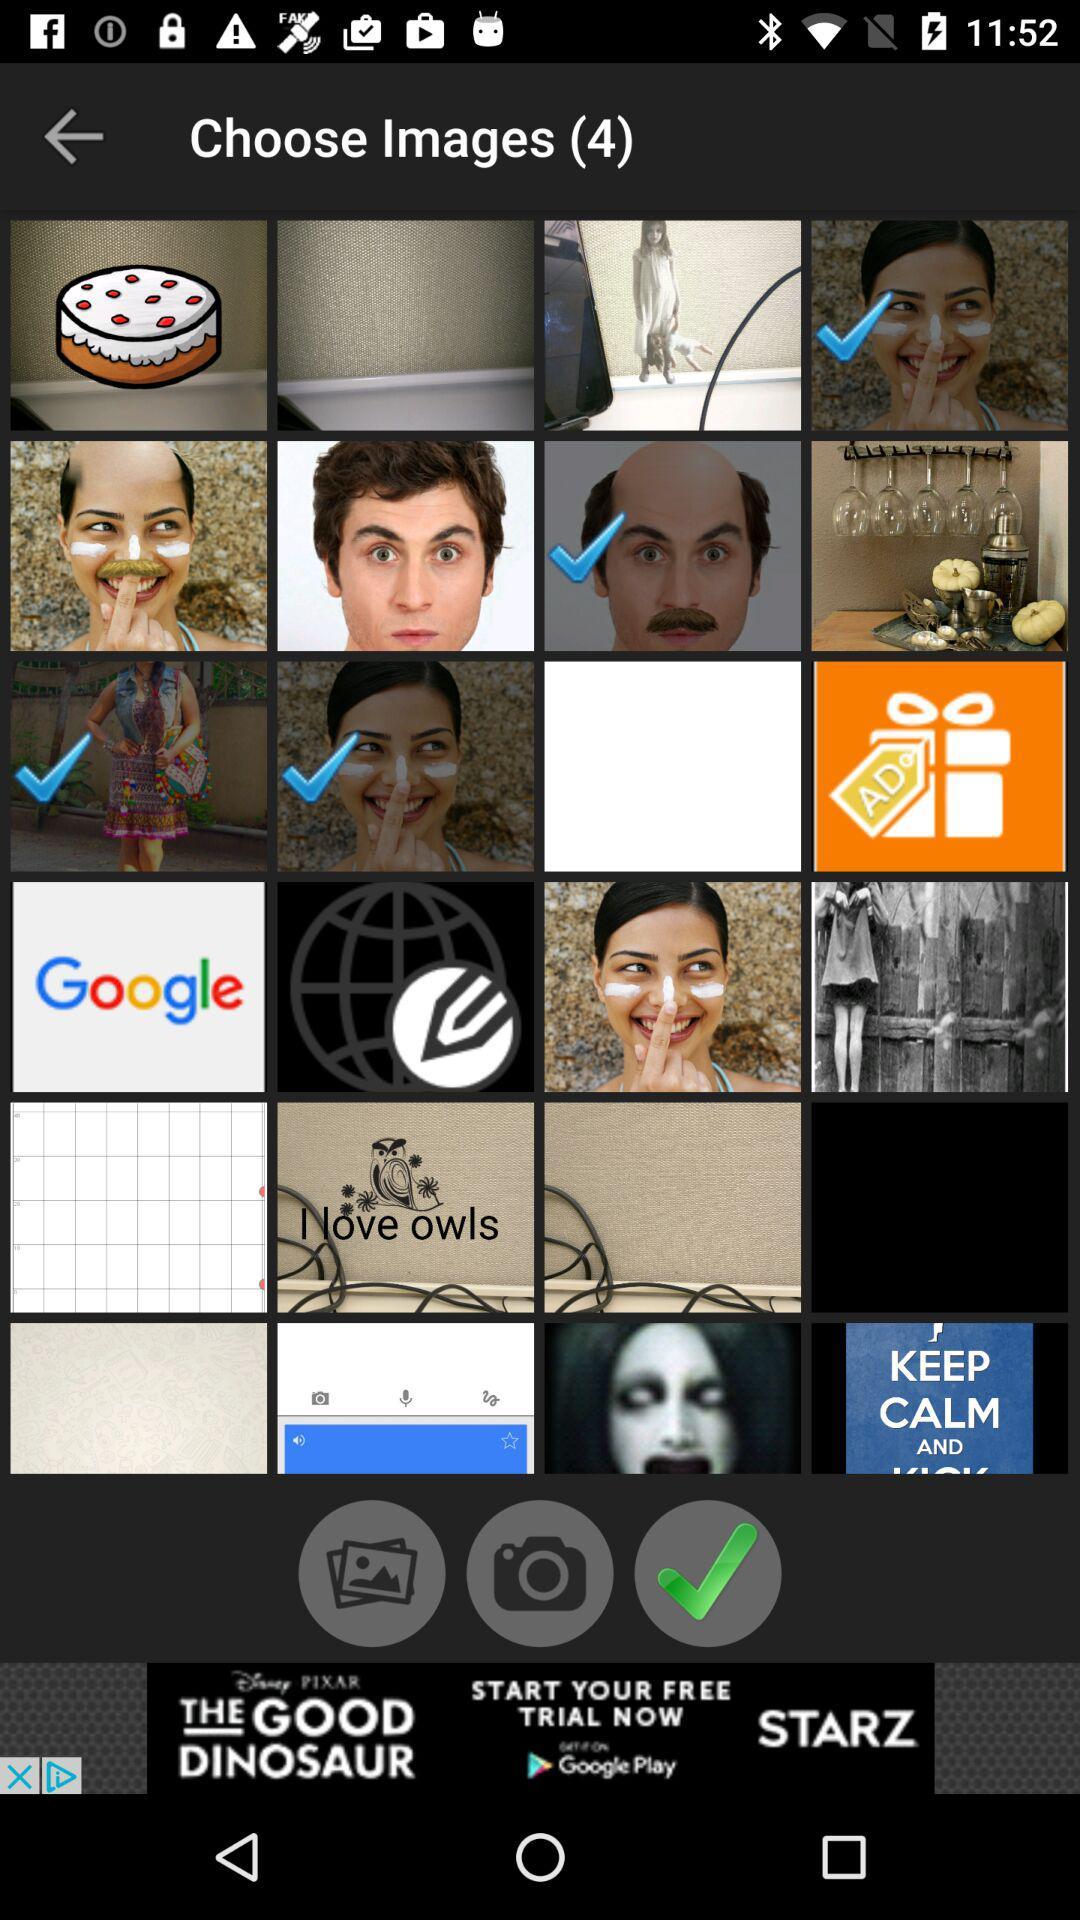 The width and height of the screenshot is (1080, 1920). What do you see at coordinates (672, 326) in the screenshot?
I see `third option in first row` at bounding box center [672, 326].